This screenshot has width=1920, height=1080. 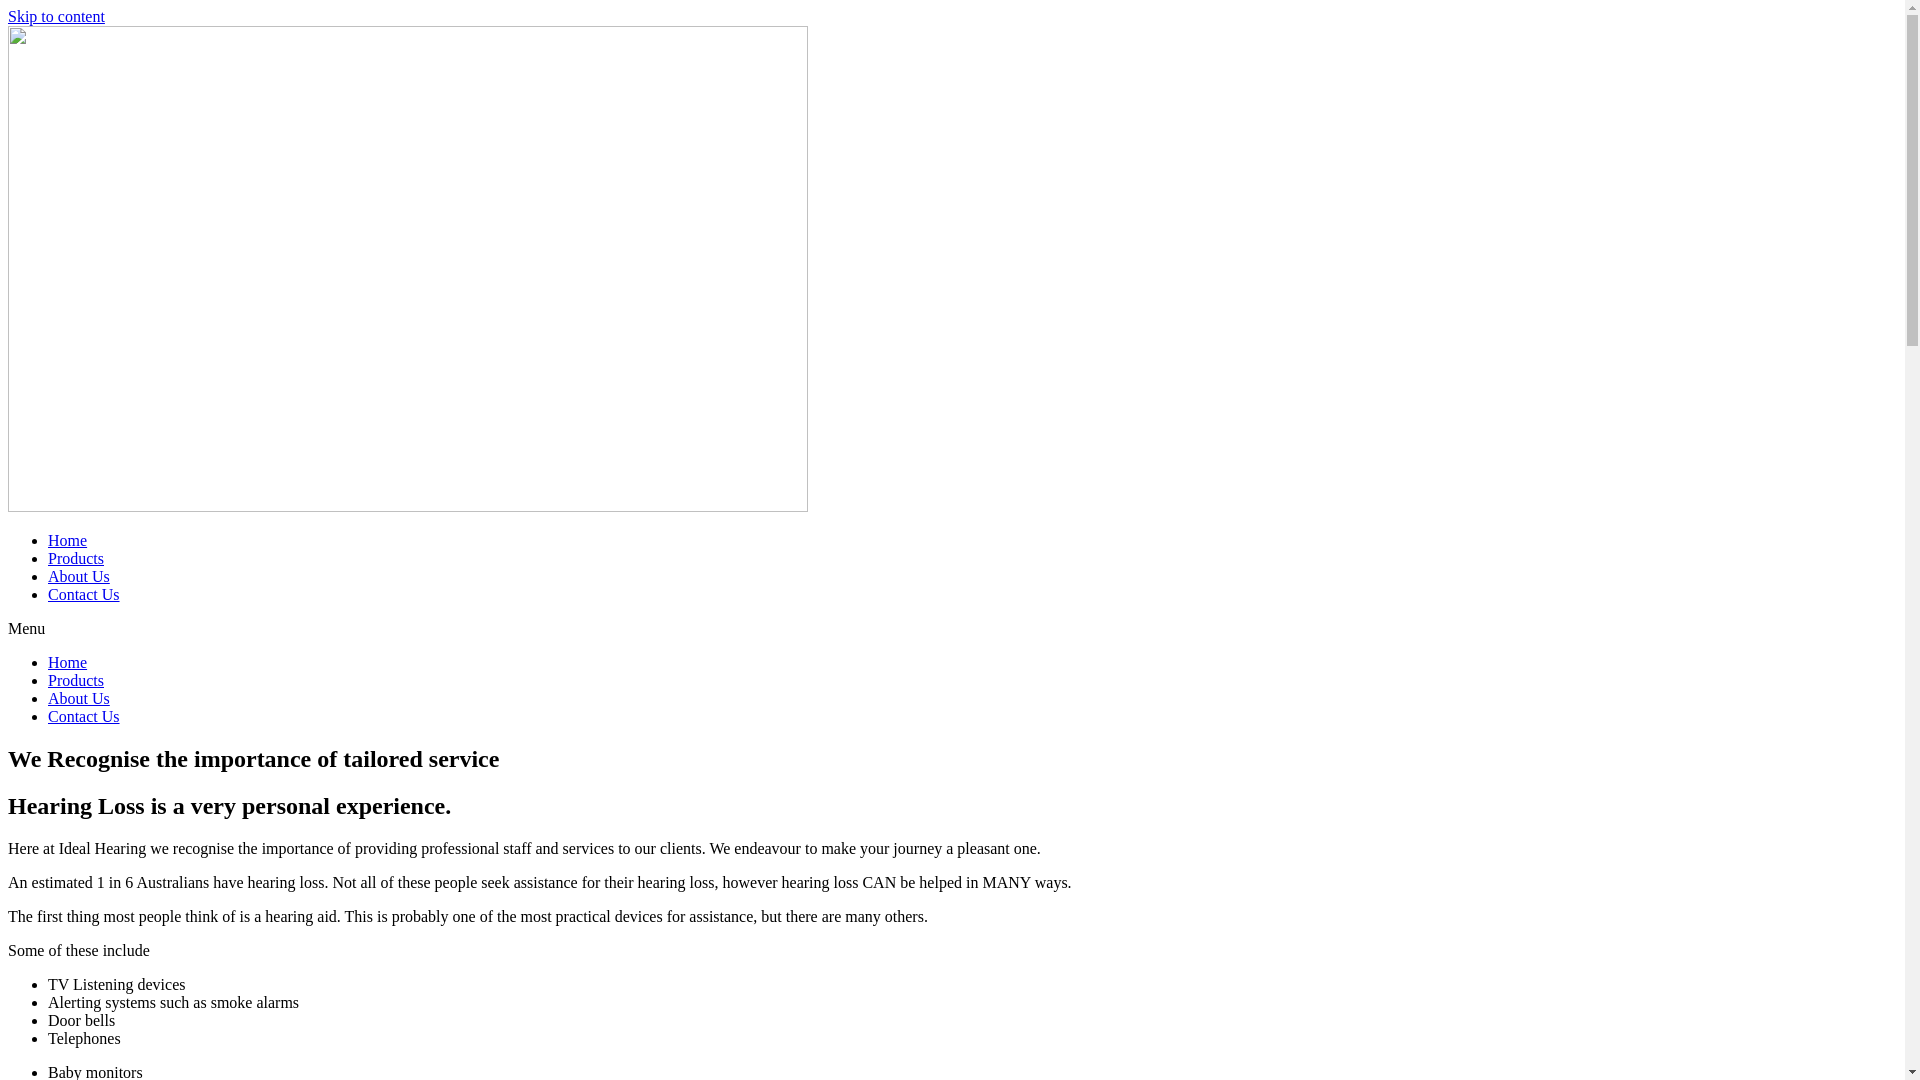 I want to click on 'Products', so click(x=76, y=558).